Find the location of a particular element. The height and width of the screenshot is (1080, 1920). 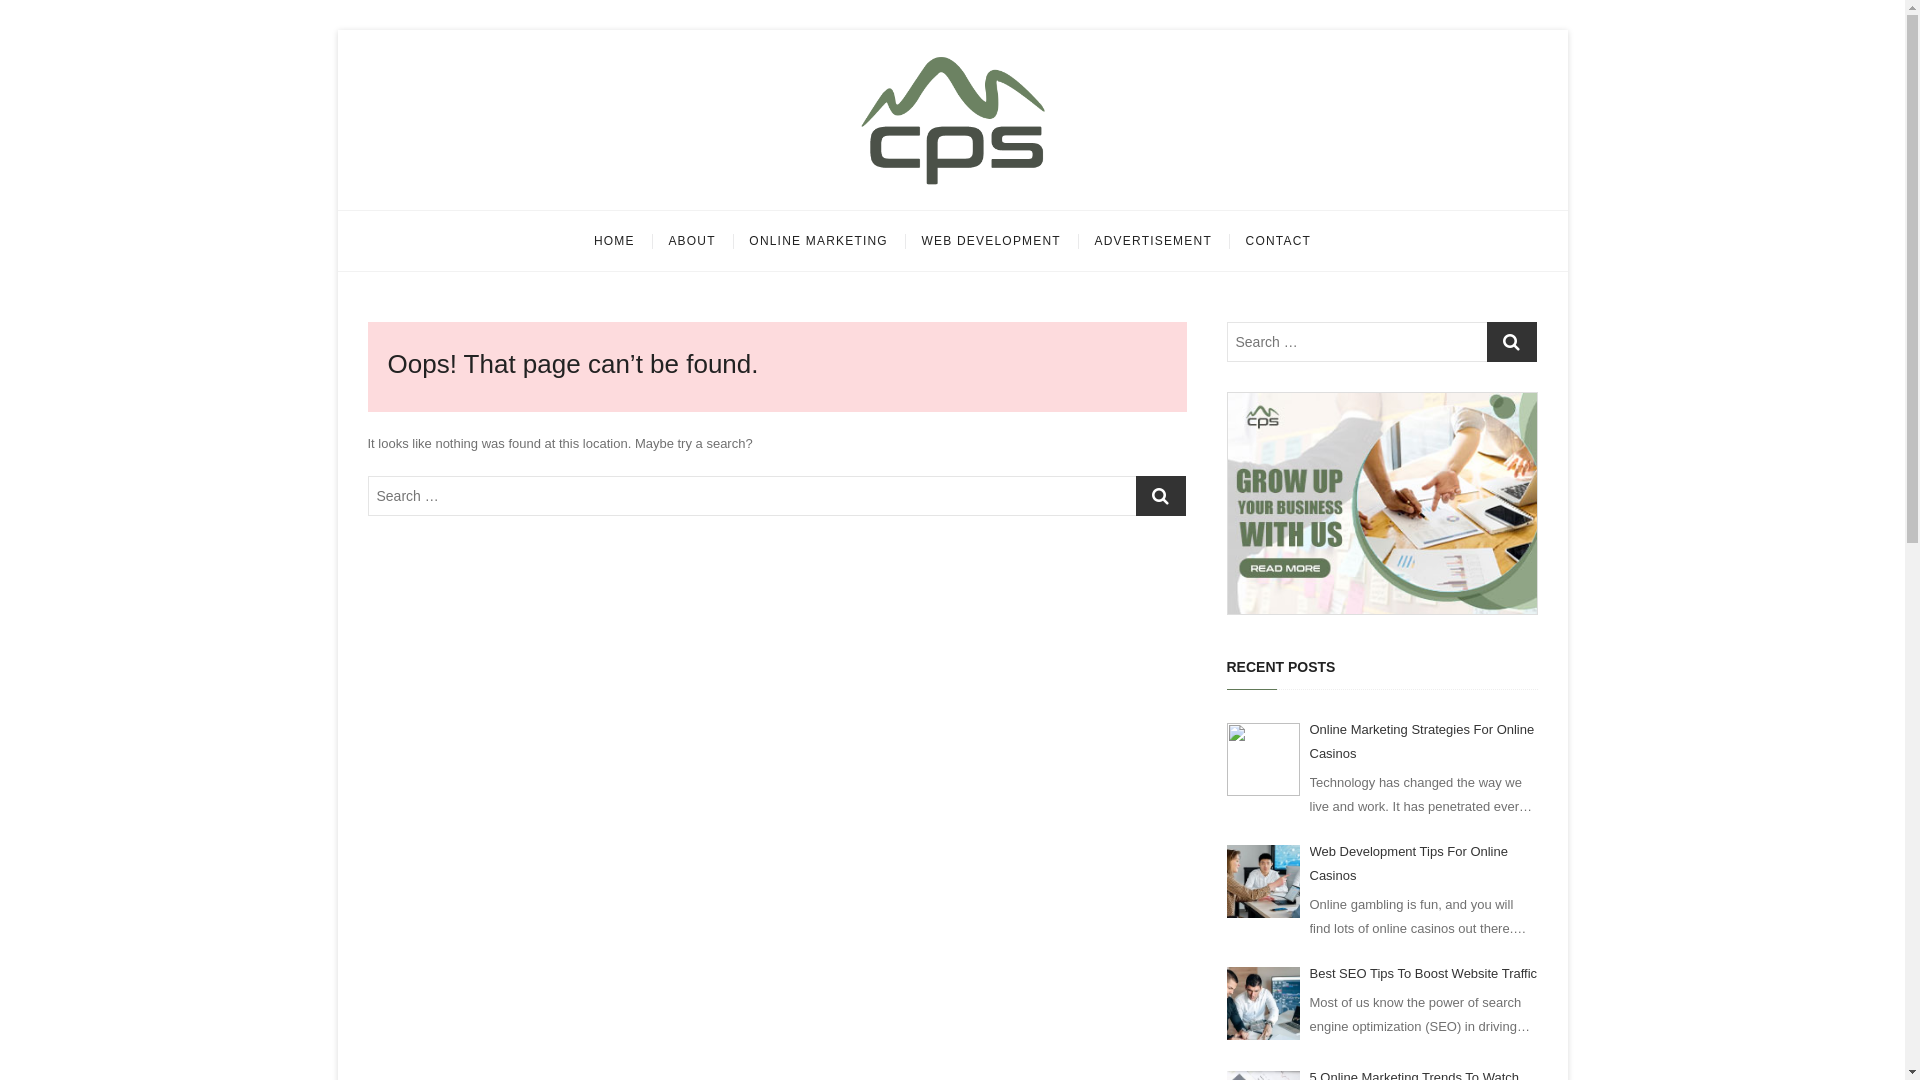

'Best SEO Tips To Boost Website Traffic' is located at coordinates (1310, 973).